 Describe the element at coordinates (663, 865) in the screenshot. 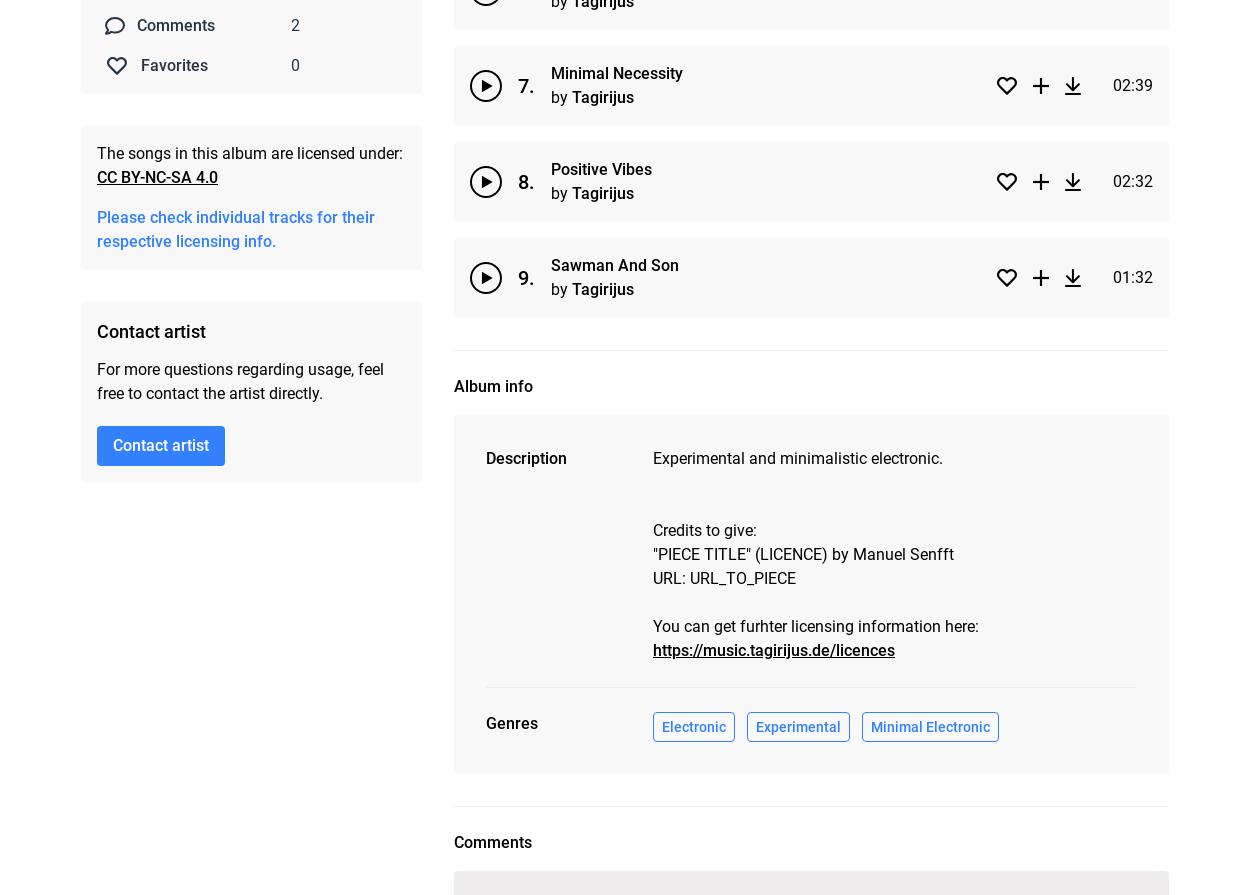

I see `'Log in'` at that location.